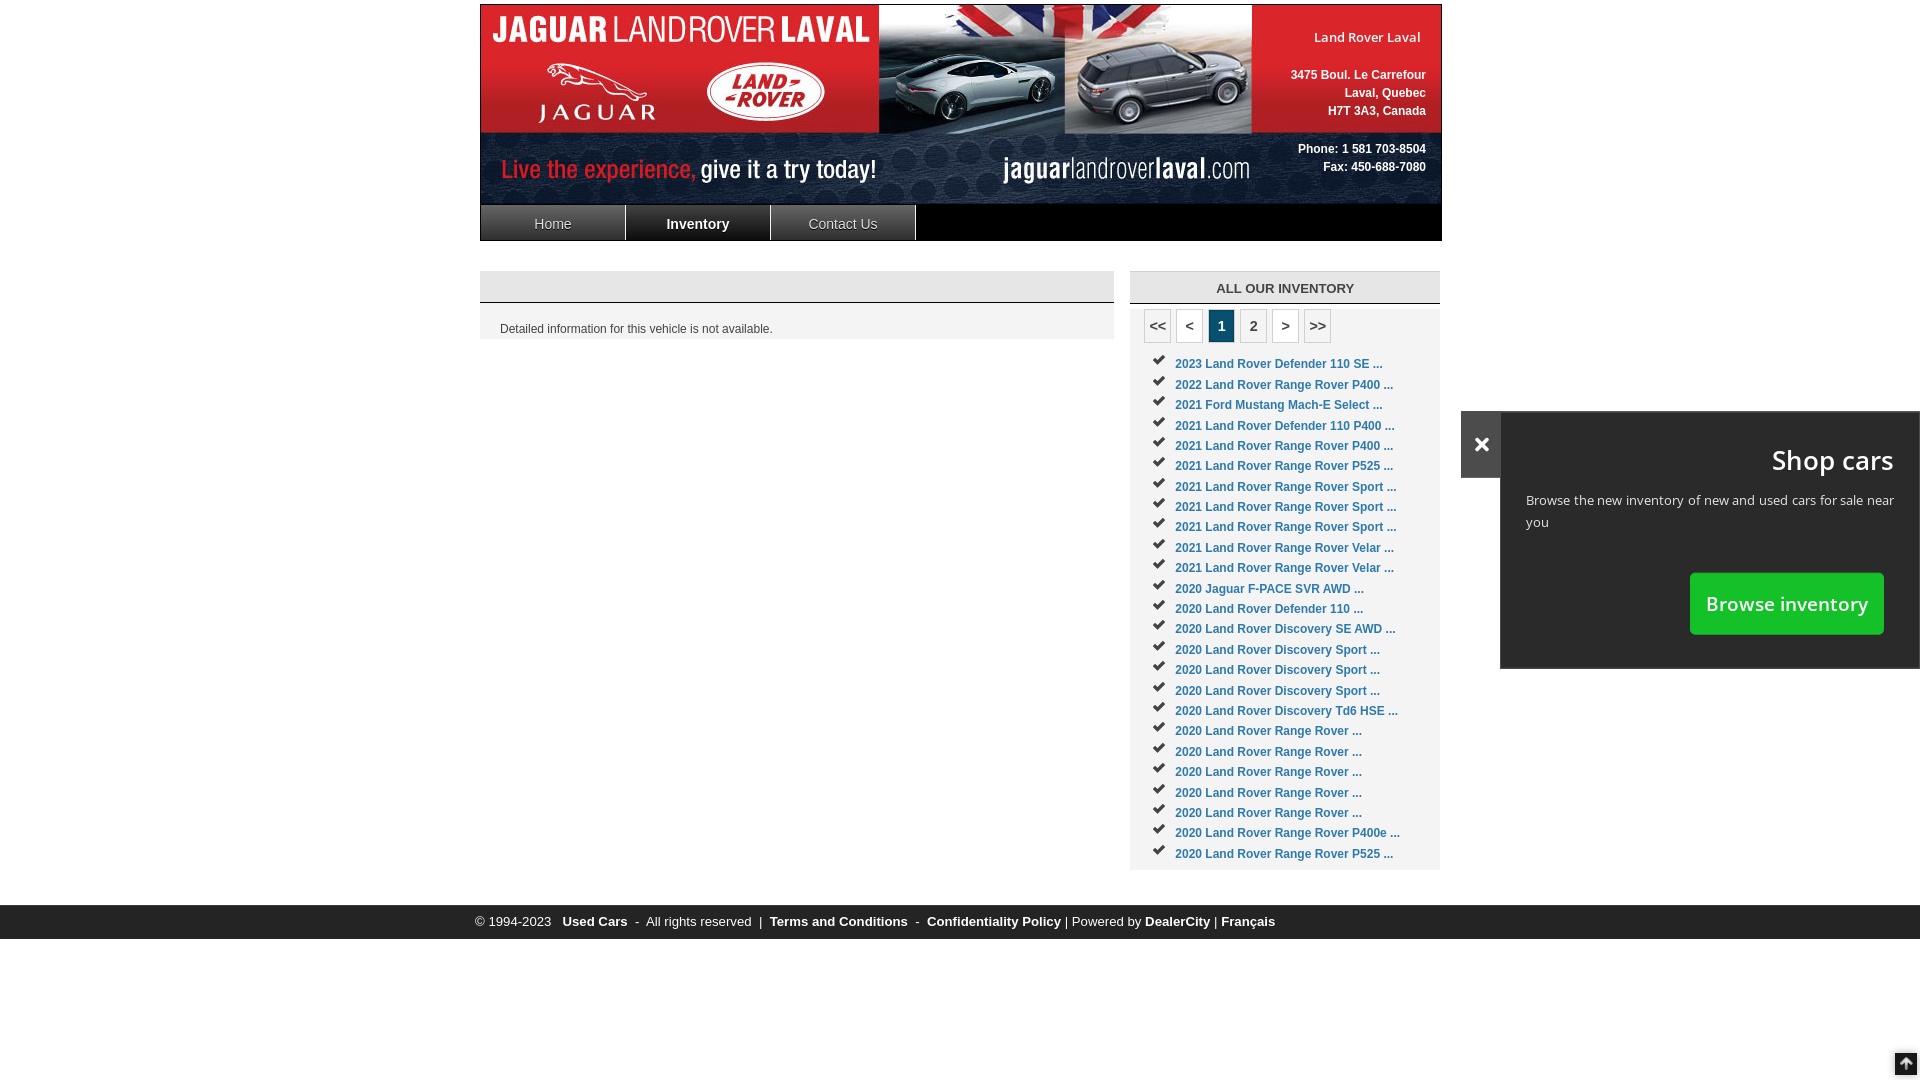  I want to click on '2023 Land Rover Defender 110 SE ...', so click(1175, 363).